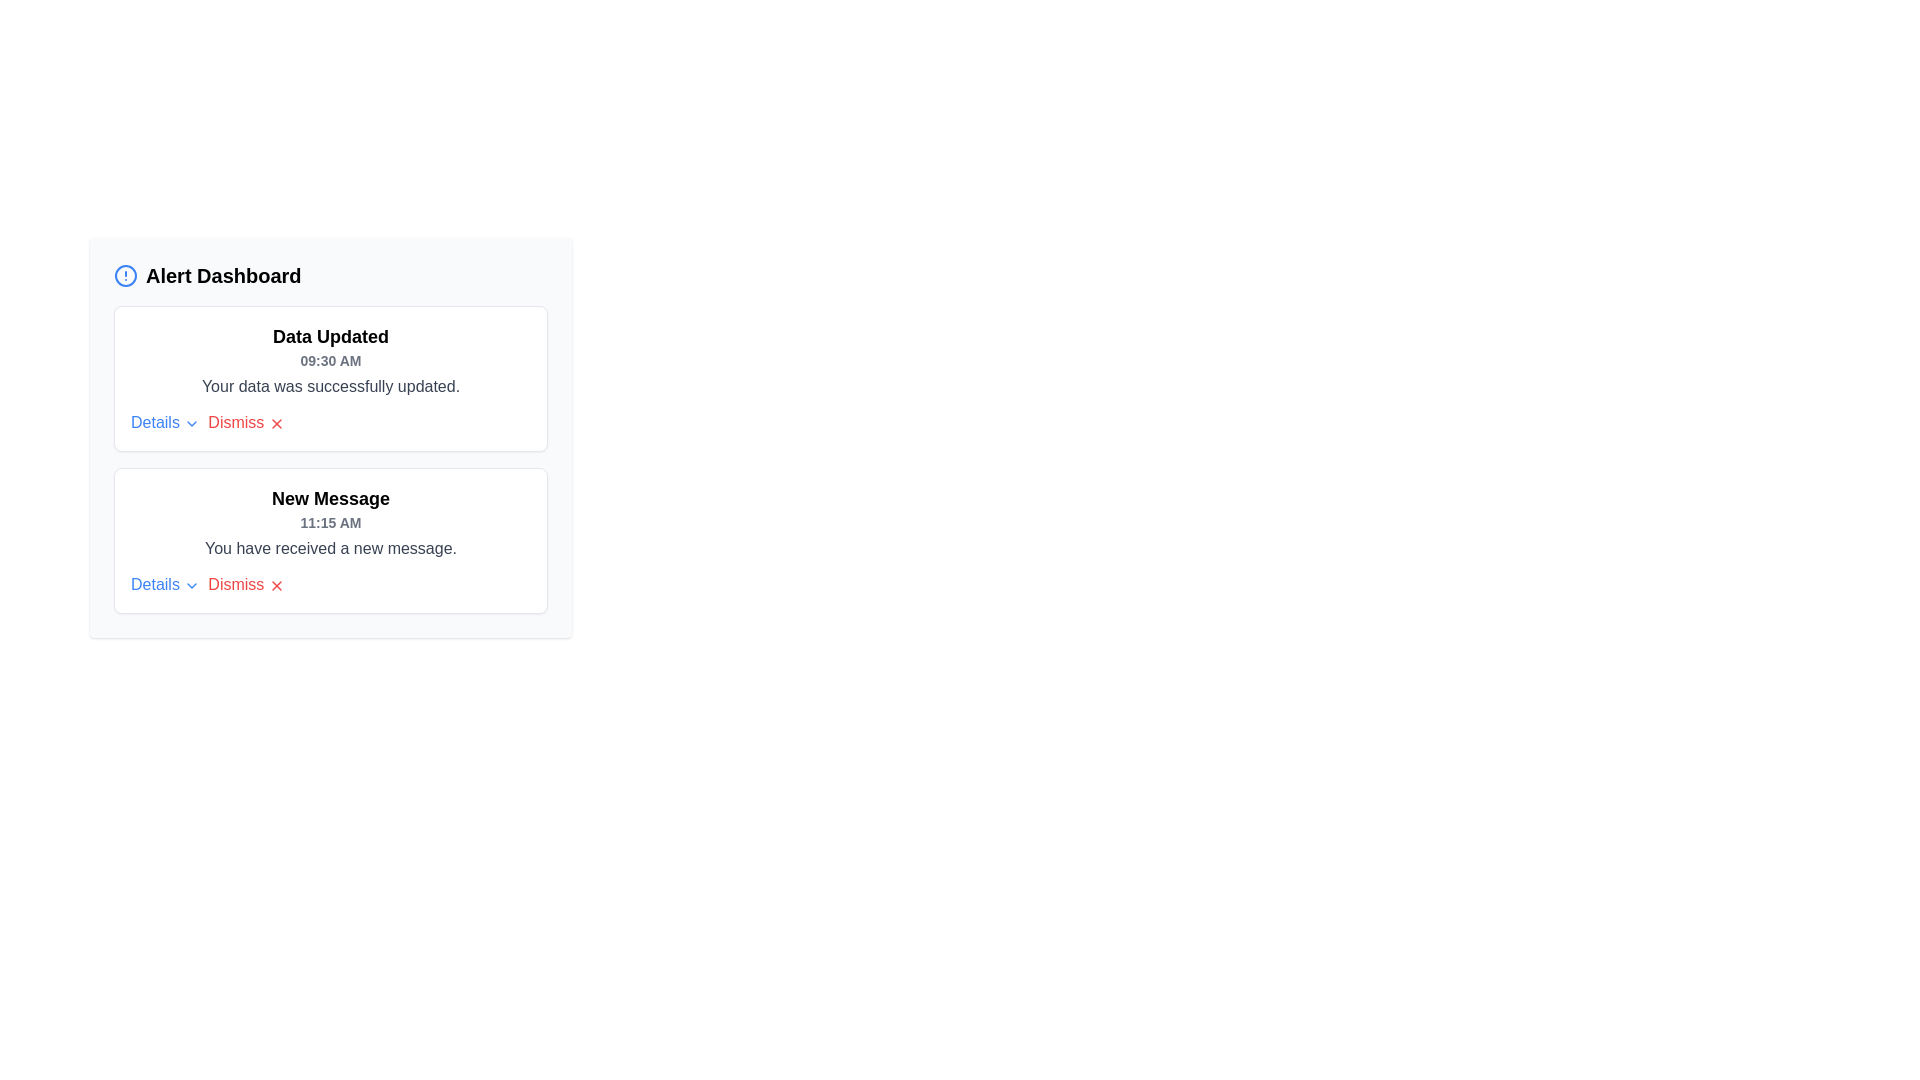 Image resolution: width=1920 pixels, height=1080 pixels. What do you see at coordinates (245, 422) in the screenshot?
I see `the red 'Dismiss' button styled link` at bounding box center [245, 422].